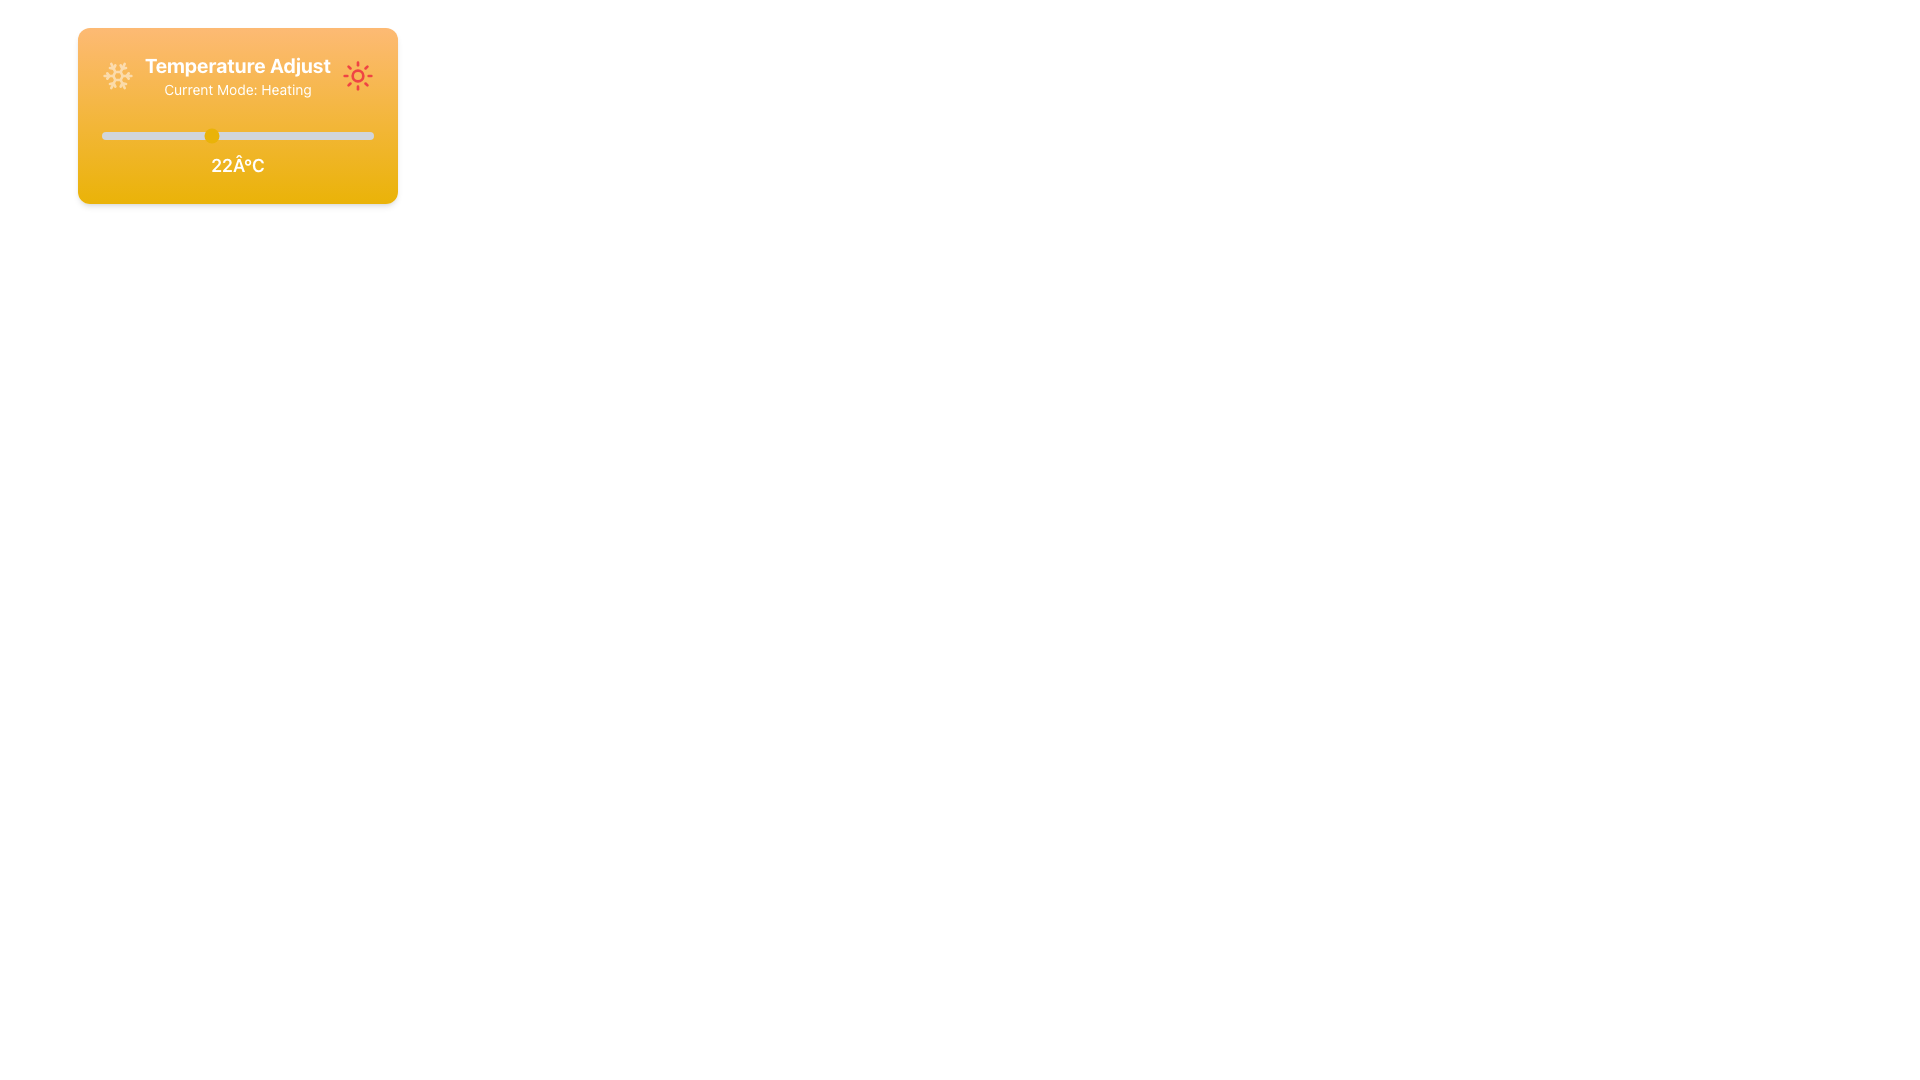 This screenshot has width=1920, height=1080. I want to click on the 'Temperature Adjust' text label, which is displayed in a large, bold font with an orange background, centered above the 'Current Mode: Heating' text, so click(238, 64).